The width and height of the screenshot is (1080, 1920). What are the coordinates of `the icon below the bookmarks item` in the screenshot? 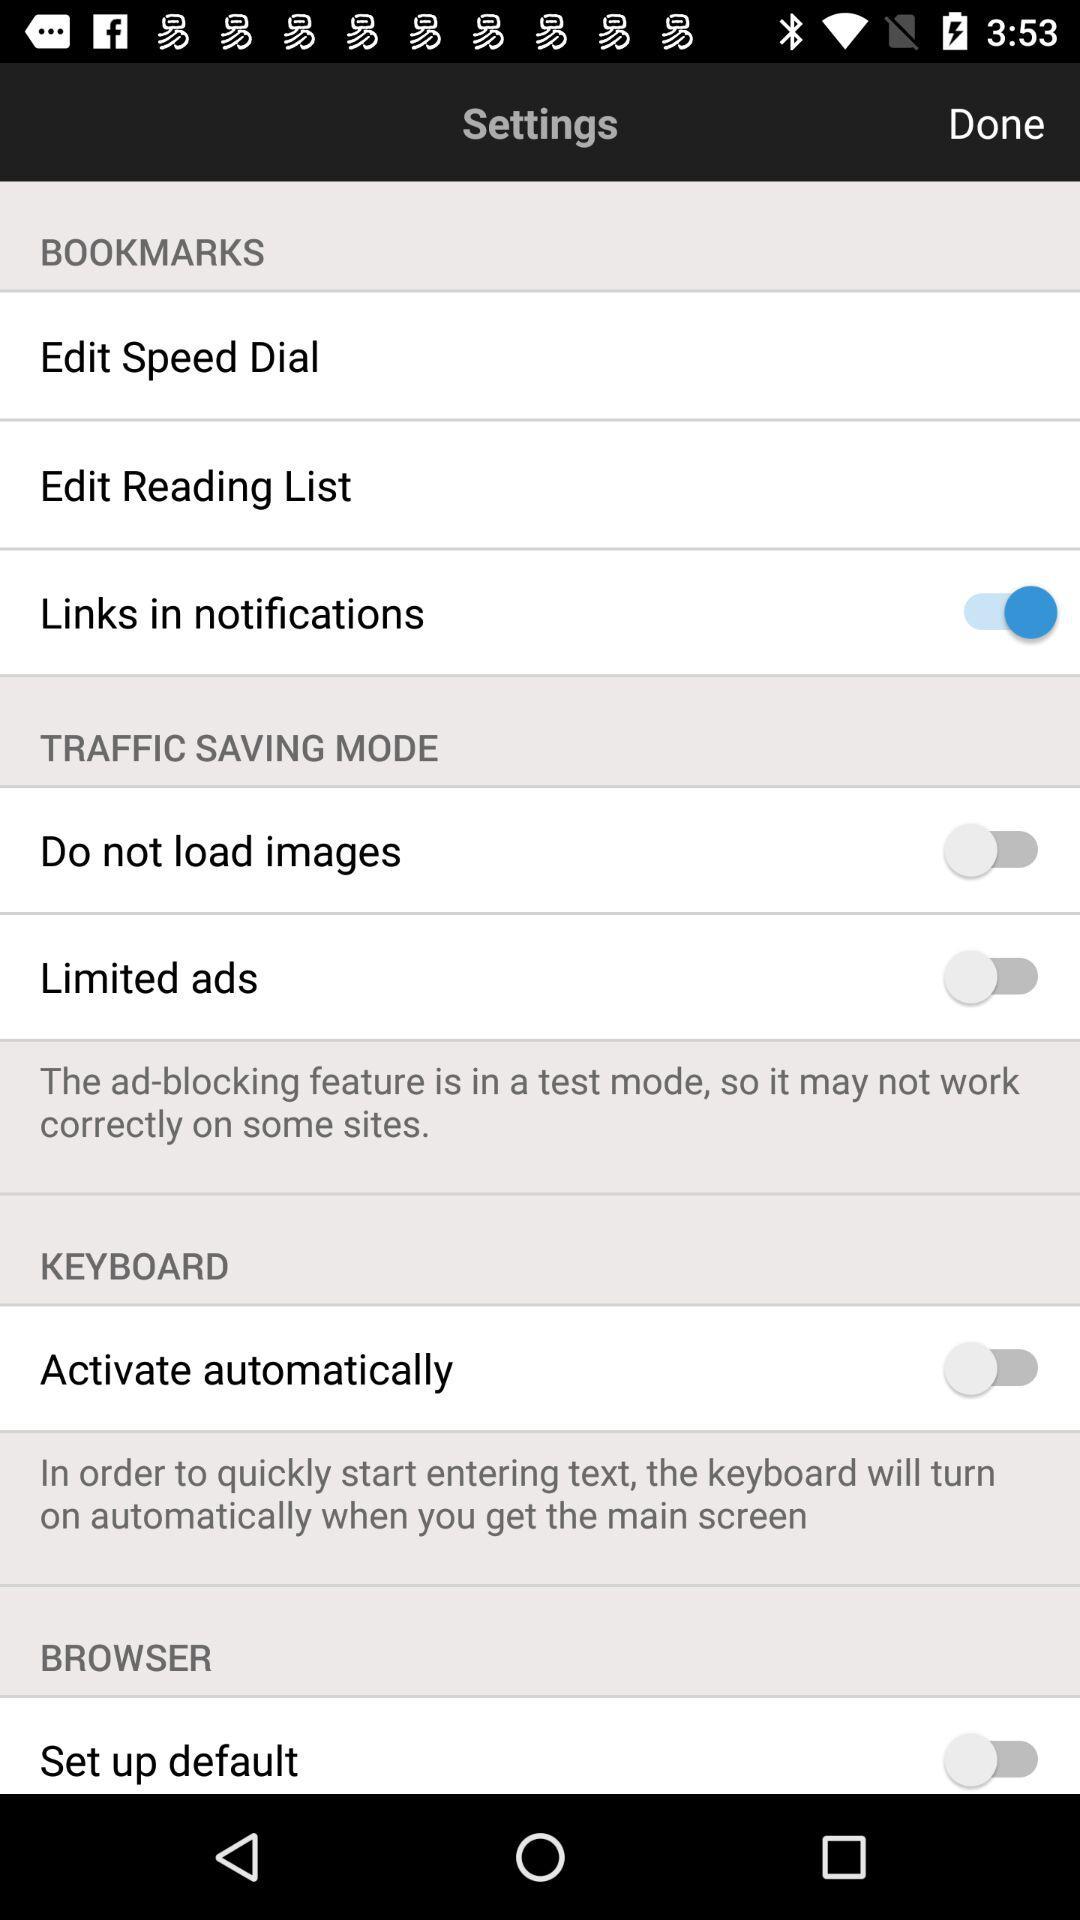 It's located at (540, 355).